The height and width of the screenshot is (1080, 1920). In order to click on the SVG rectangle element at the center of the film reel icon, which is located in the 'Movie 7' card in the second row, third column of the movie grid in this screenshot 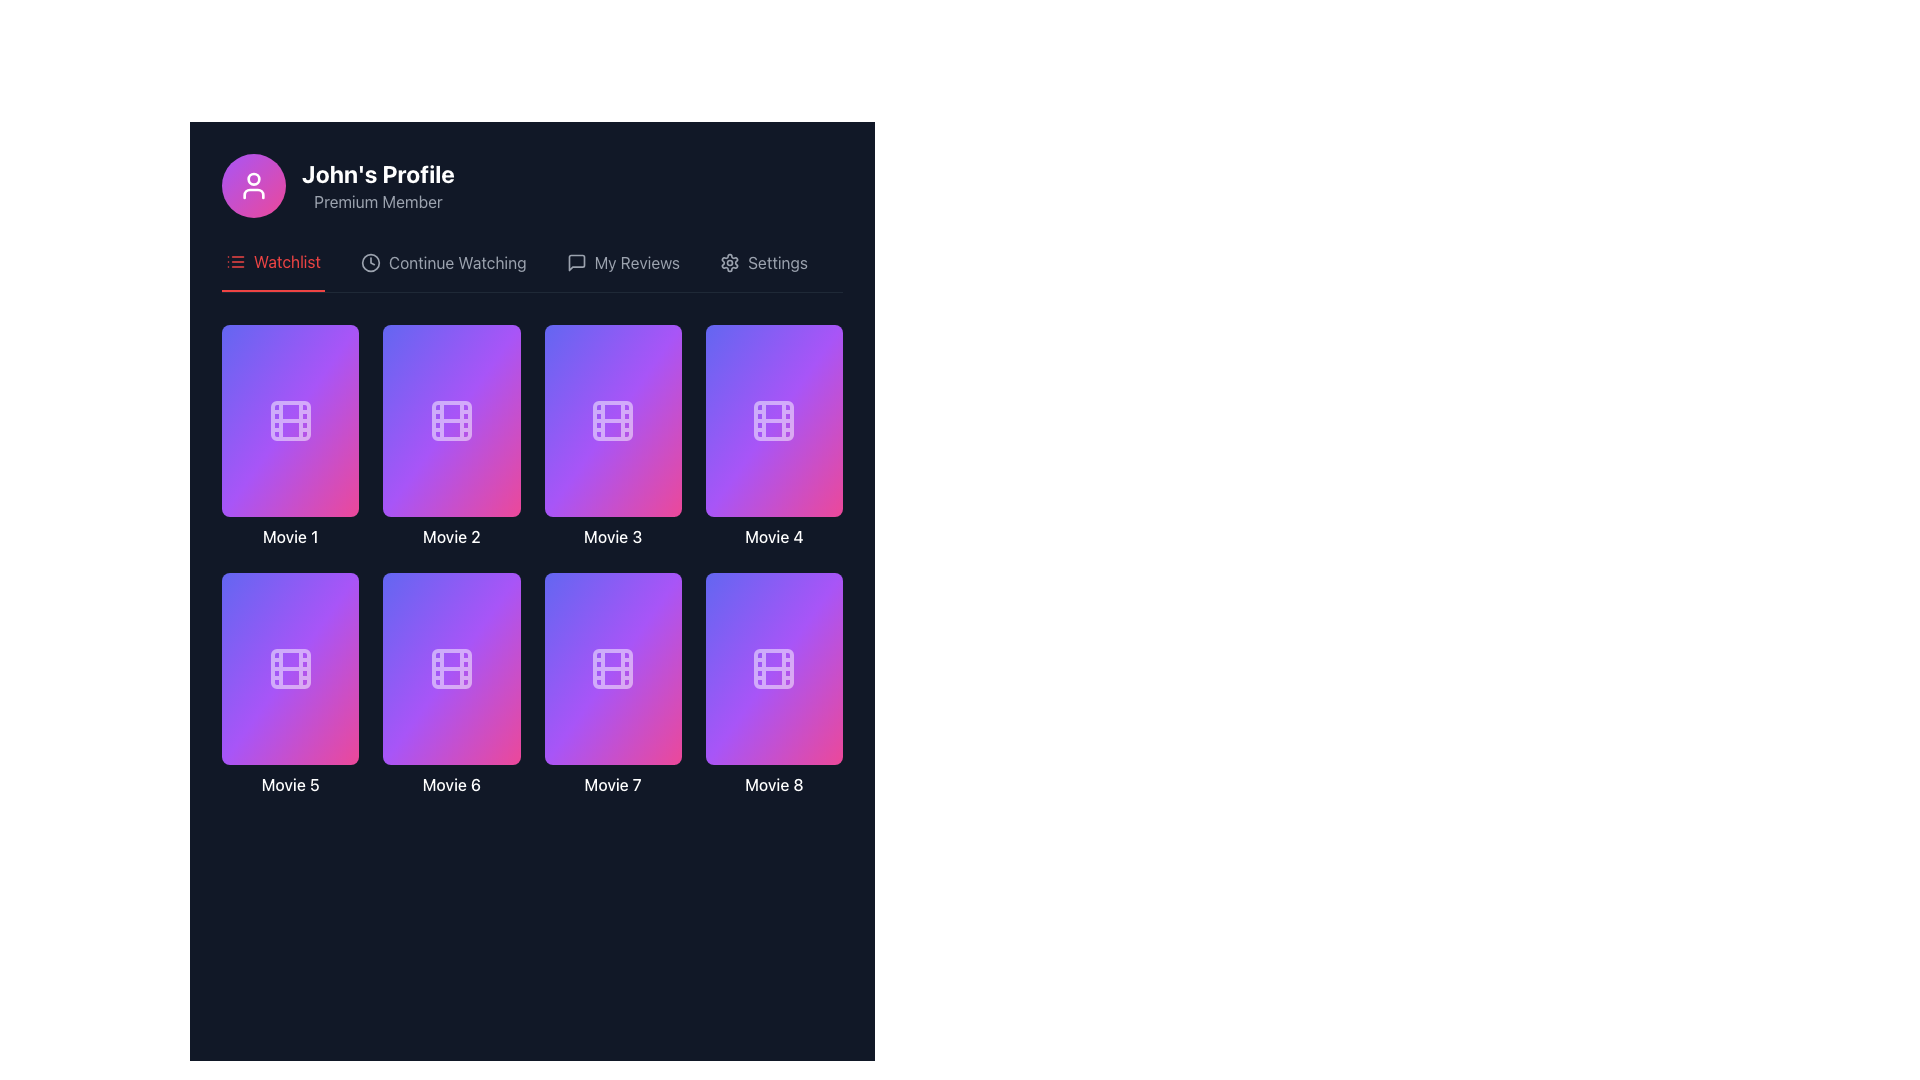, I will do `click(612, 668)`.